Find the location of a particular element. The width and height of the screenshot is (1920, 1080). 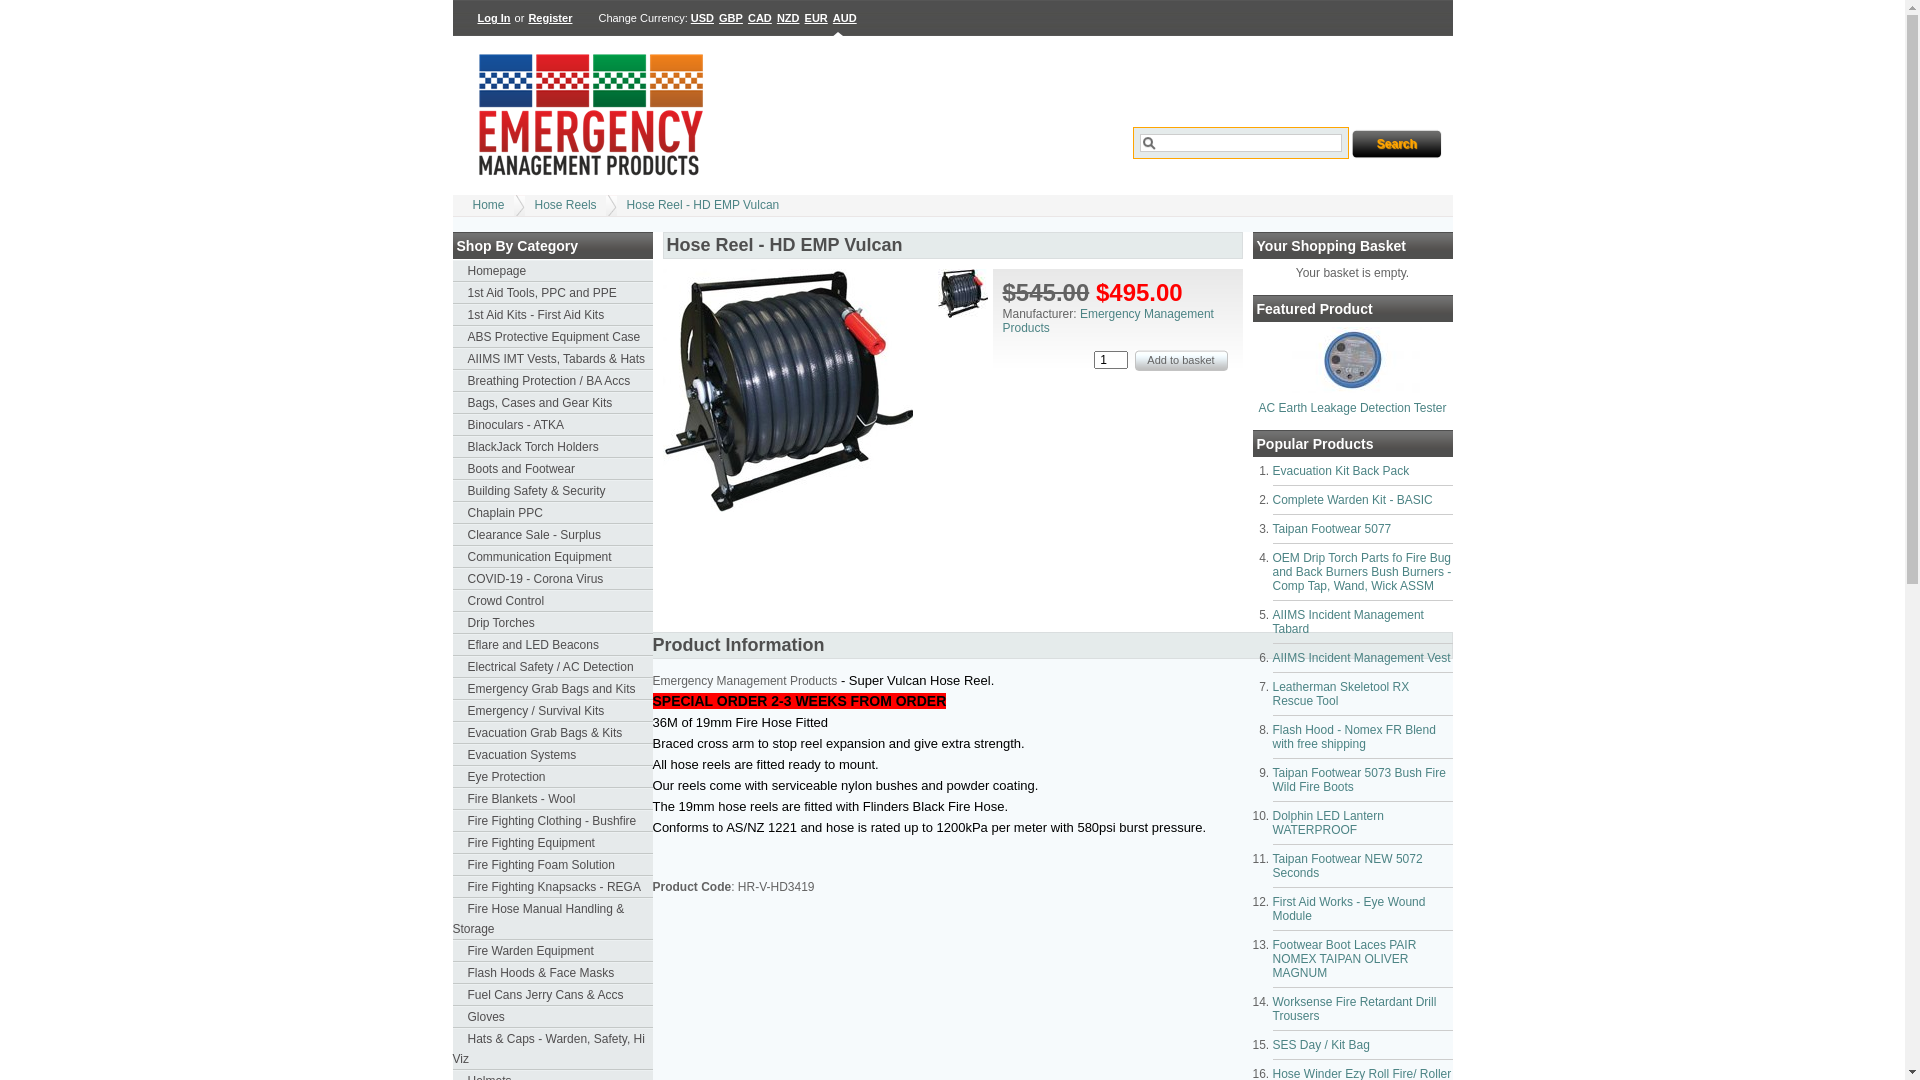

'Communication Equipment' is located at coordinates (552, 556).